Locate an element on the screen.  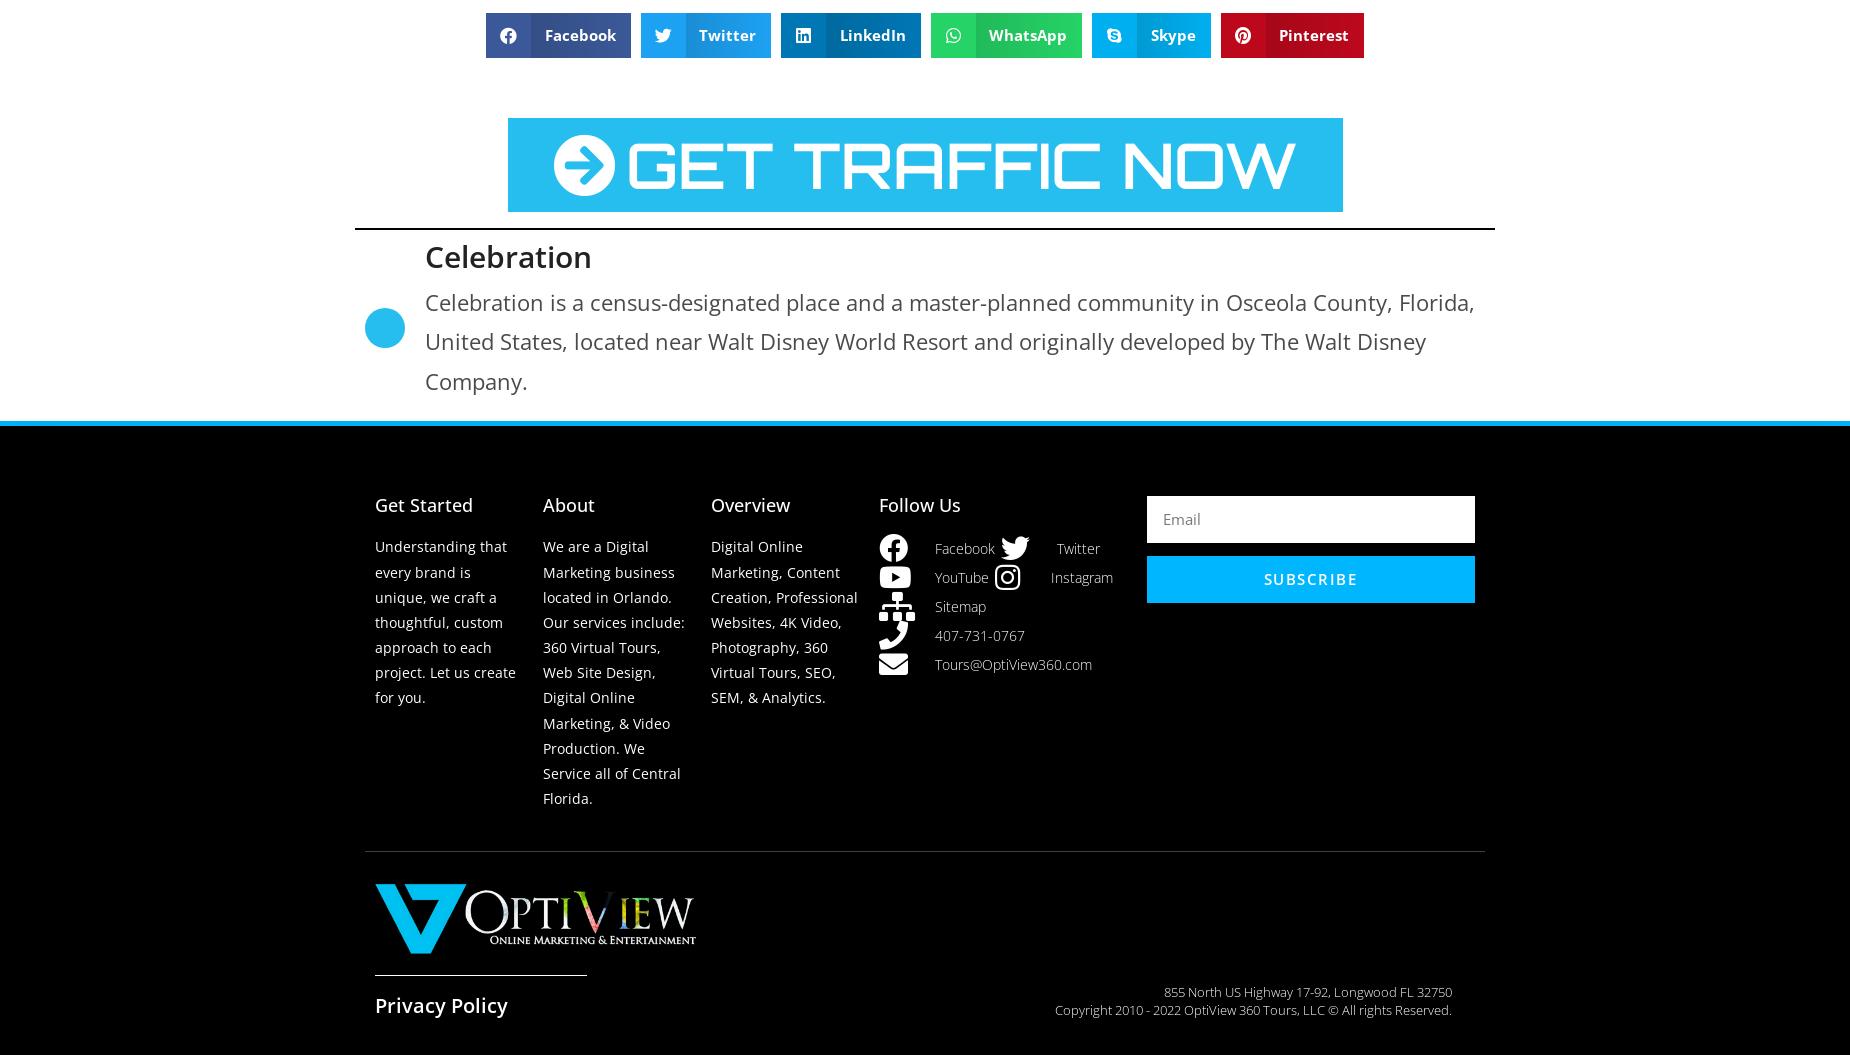
'WhatsApp' is located at coordinates (1027, 33).